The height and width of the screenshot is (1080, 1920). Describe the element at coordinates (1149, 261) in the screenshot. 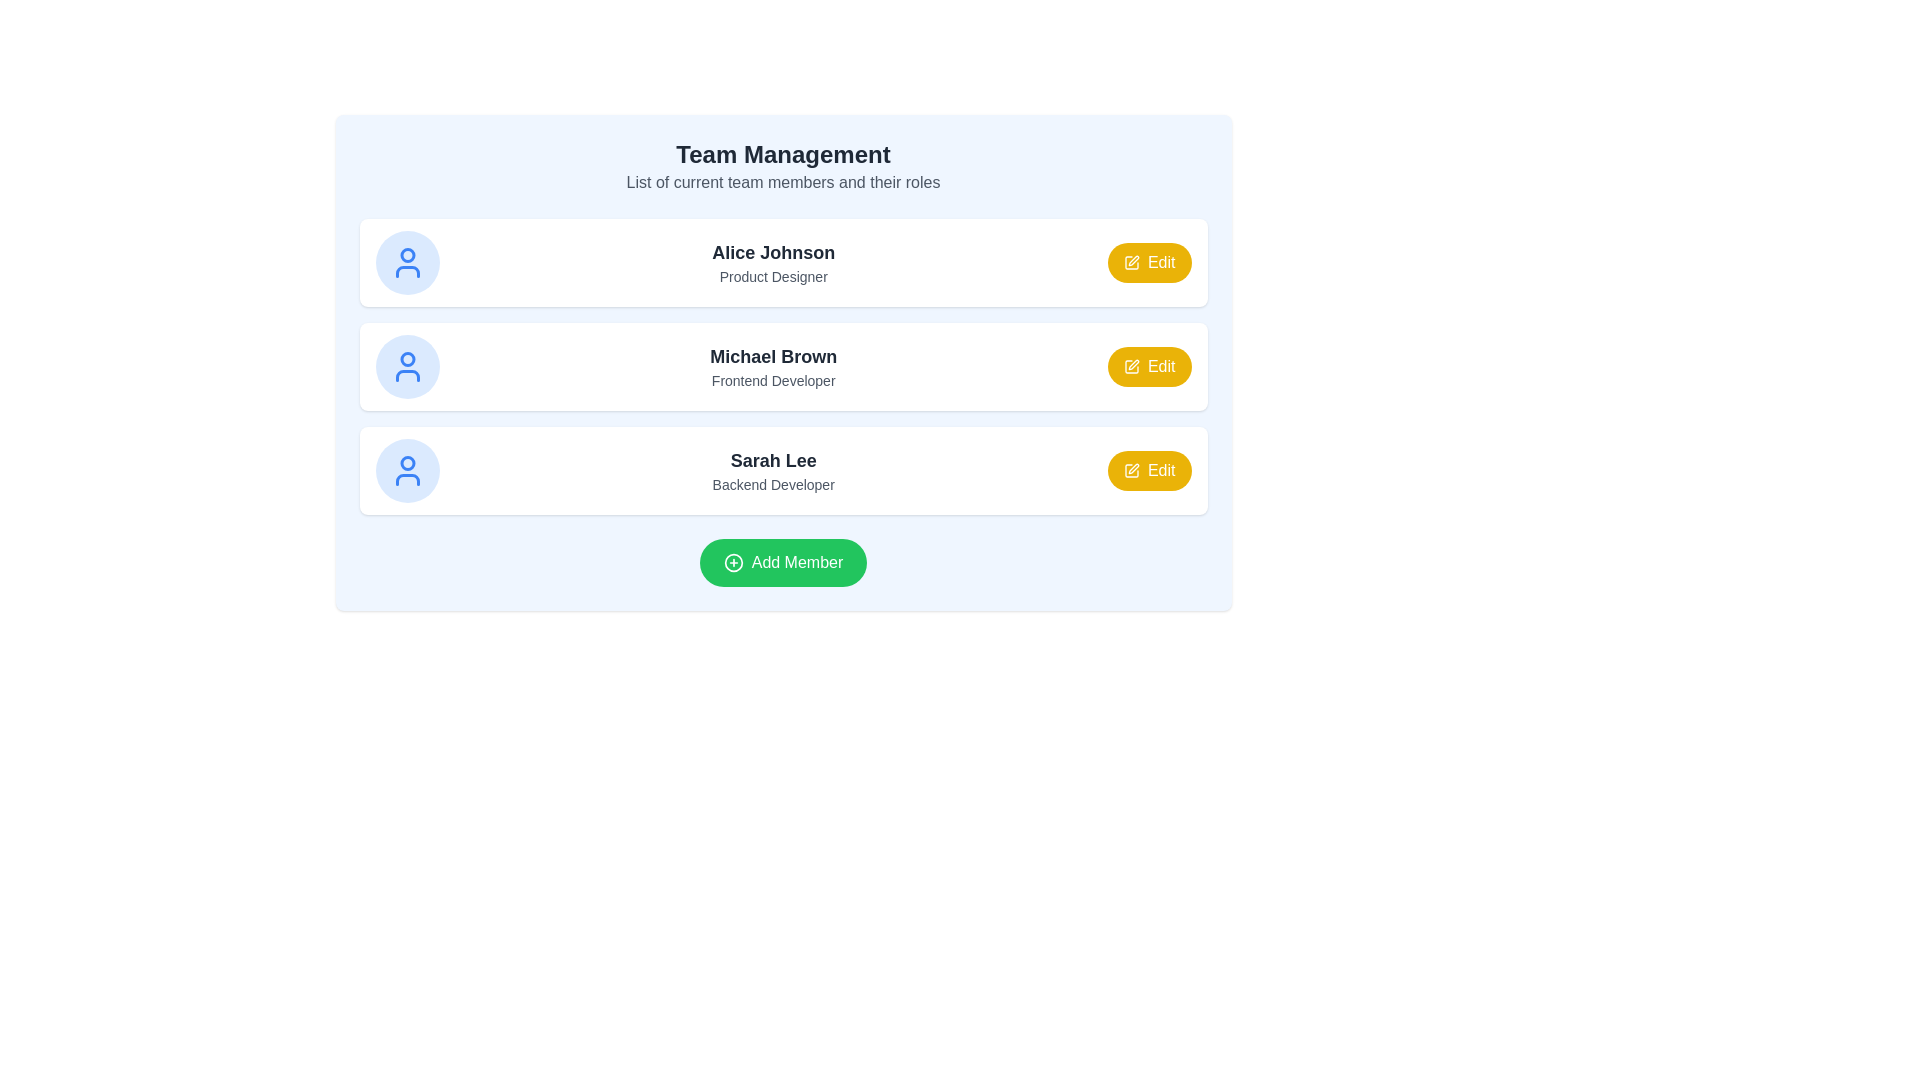

I see `the rounded yellow 'Edit' button with a pen icon` at that location.